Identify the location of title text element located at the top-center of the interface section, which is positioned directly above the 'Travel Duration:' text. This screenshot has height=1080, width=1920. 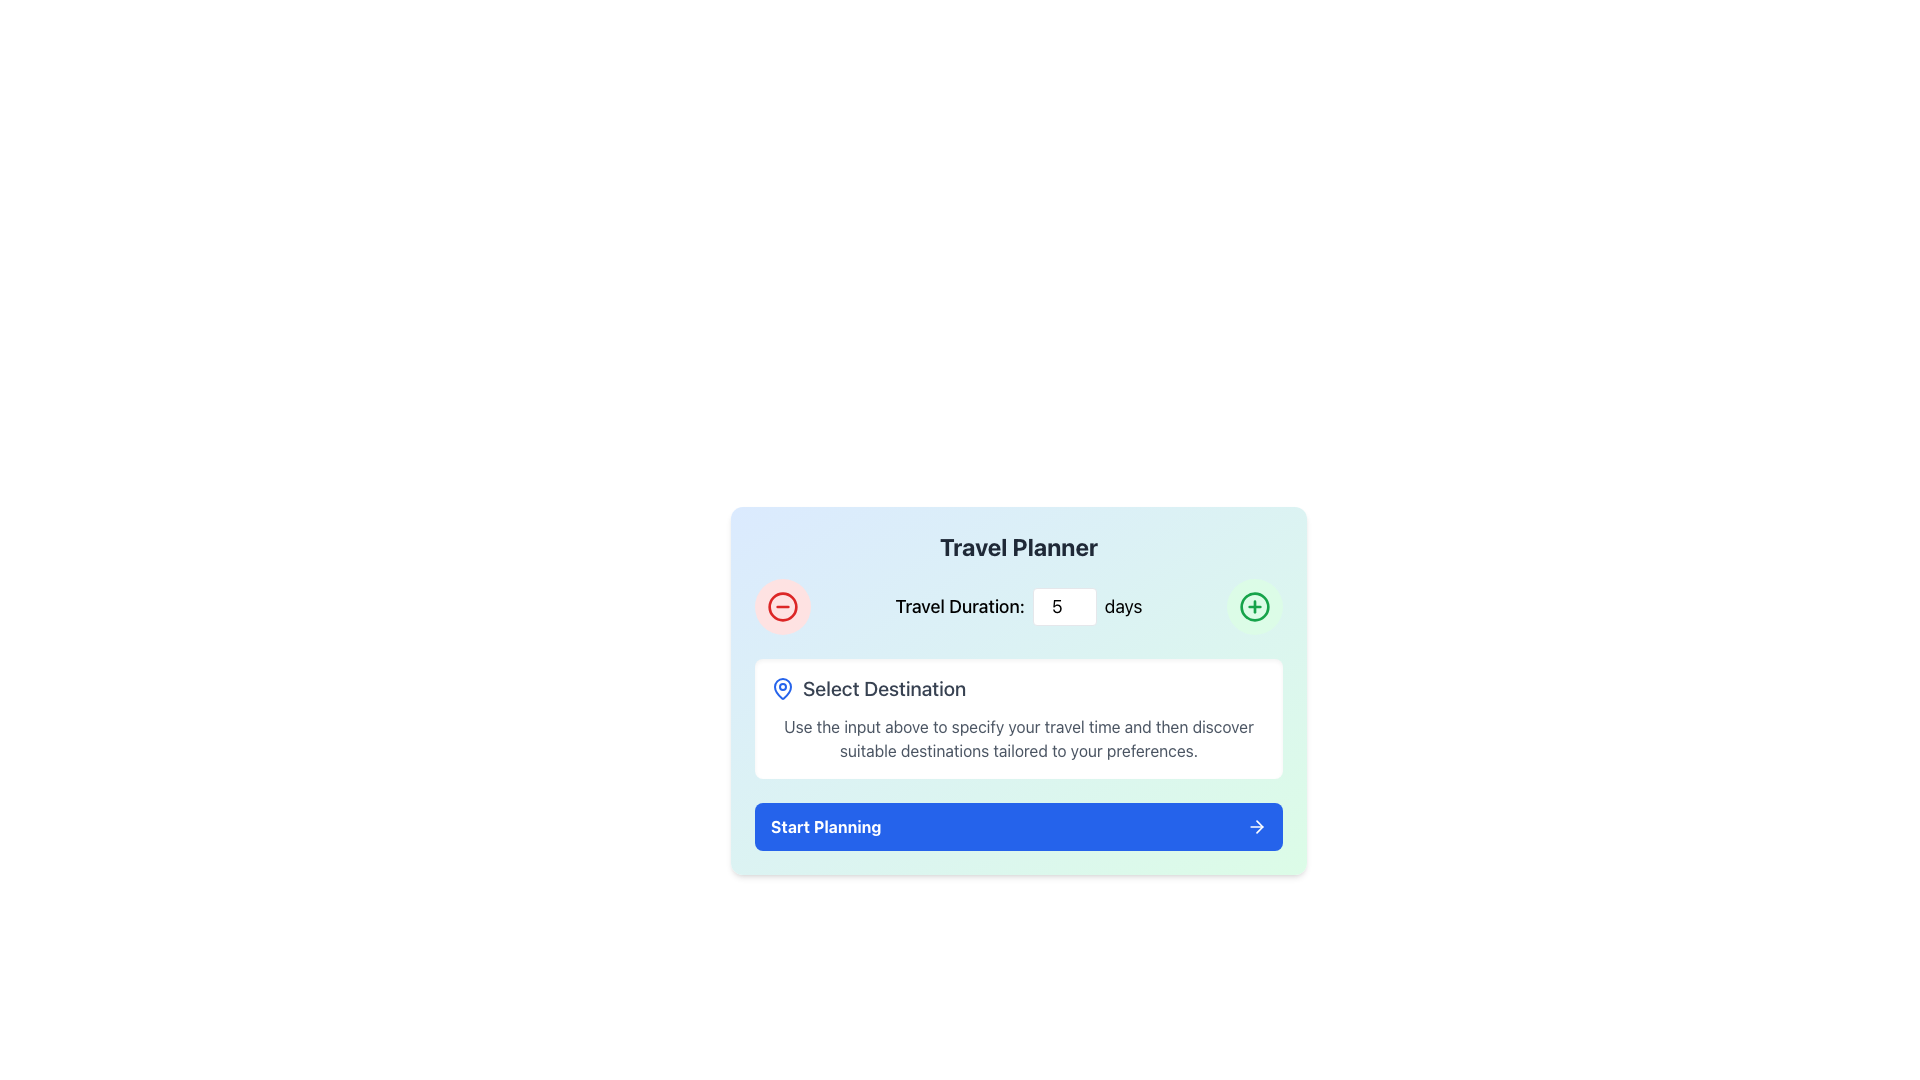
(1018, 547).